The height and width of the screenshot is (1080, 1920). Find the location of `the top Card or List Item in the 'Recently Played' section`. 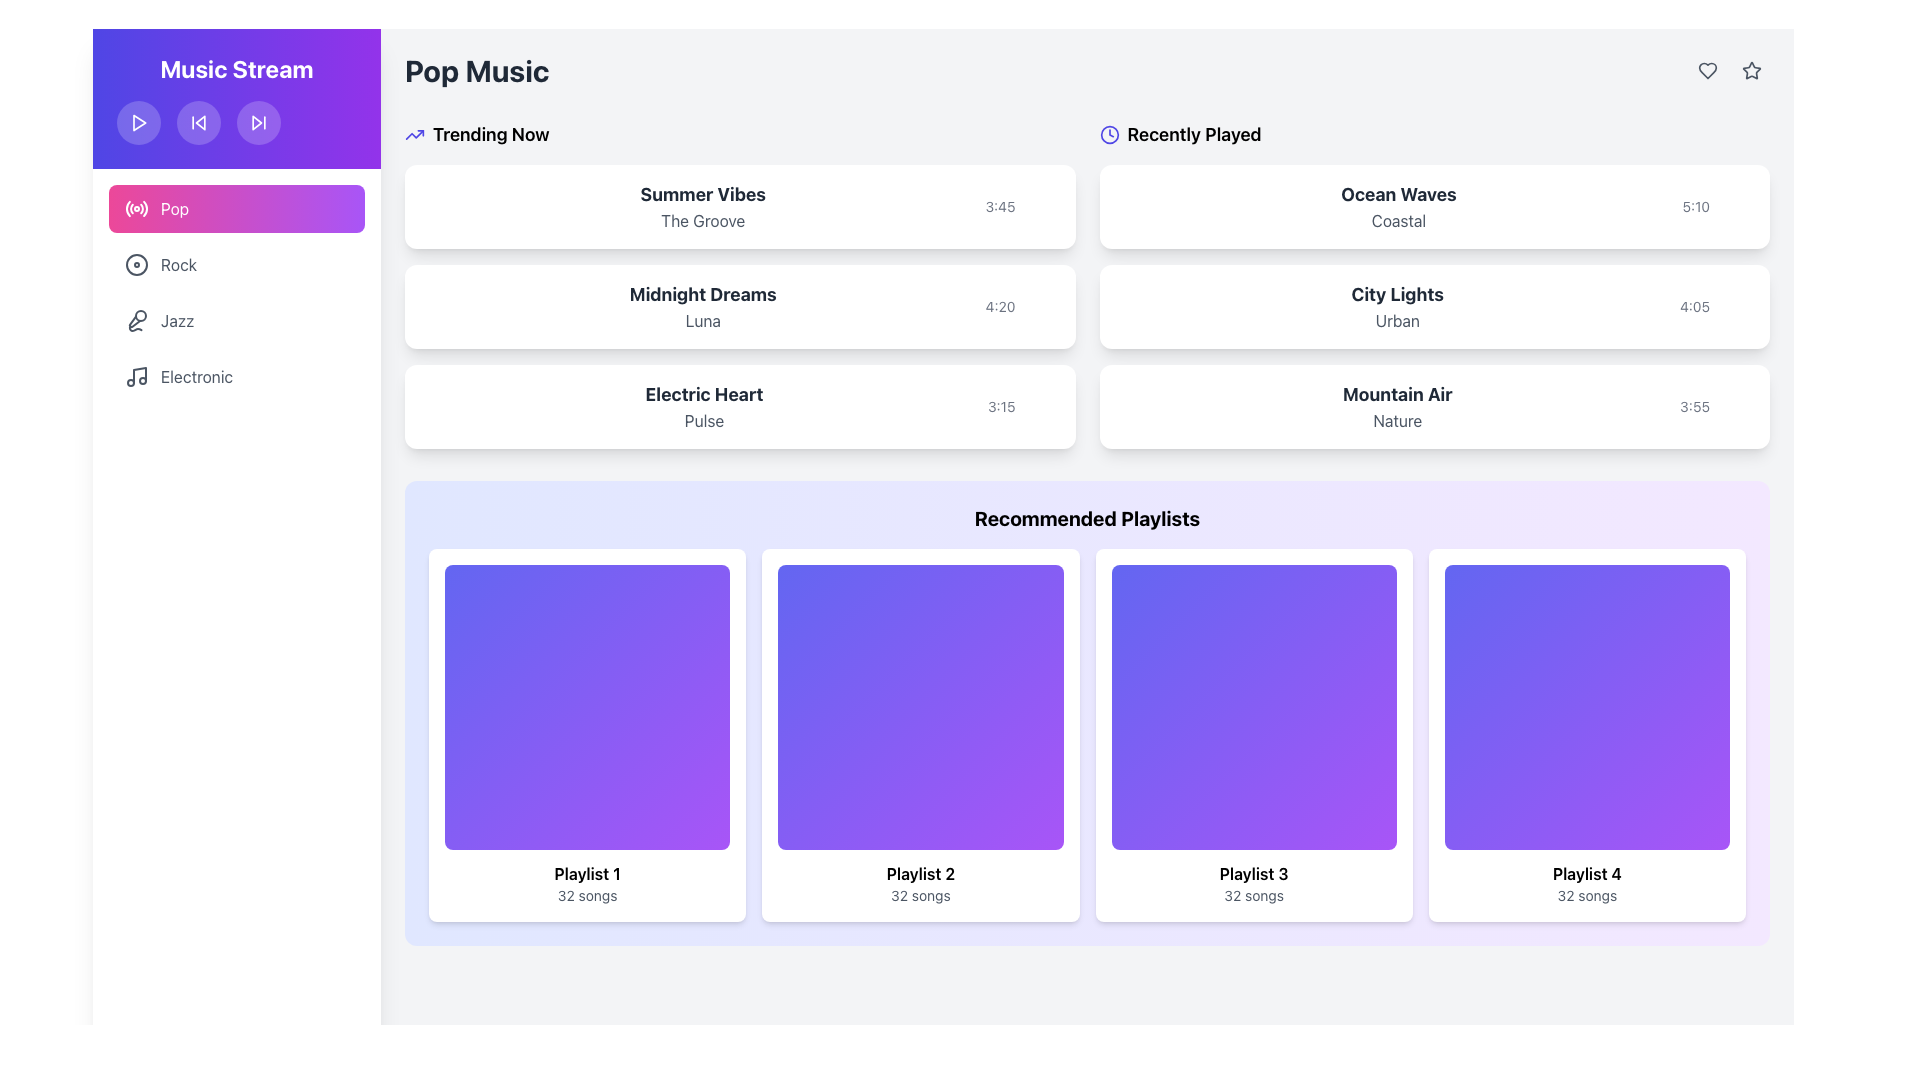

the top Card or List Item in the 'Recently Played' section is located at coordinates (1433, 207).